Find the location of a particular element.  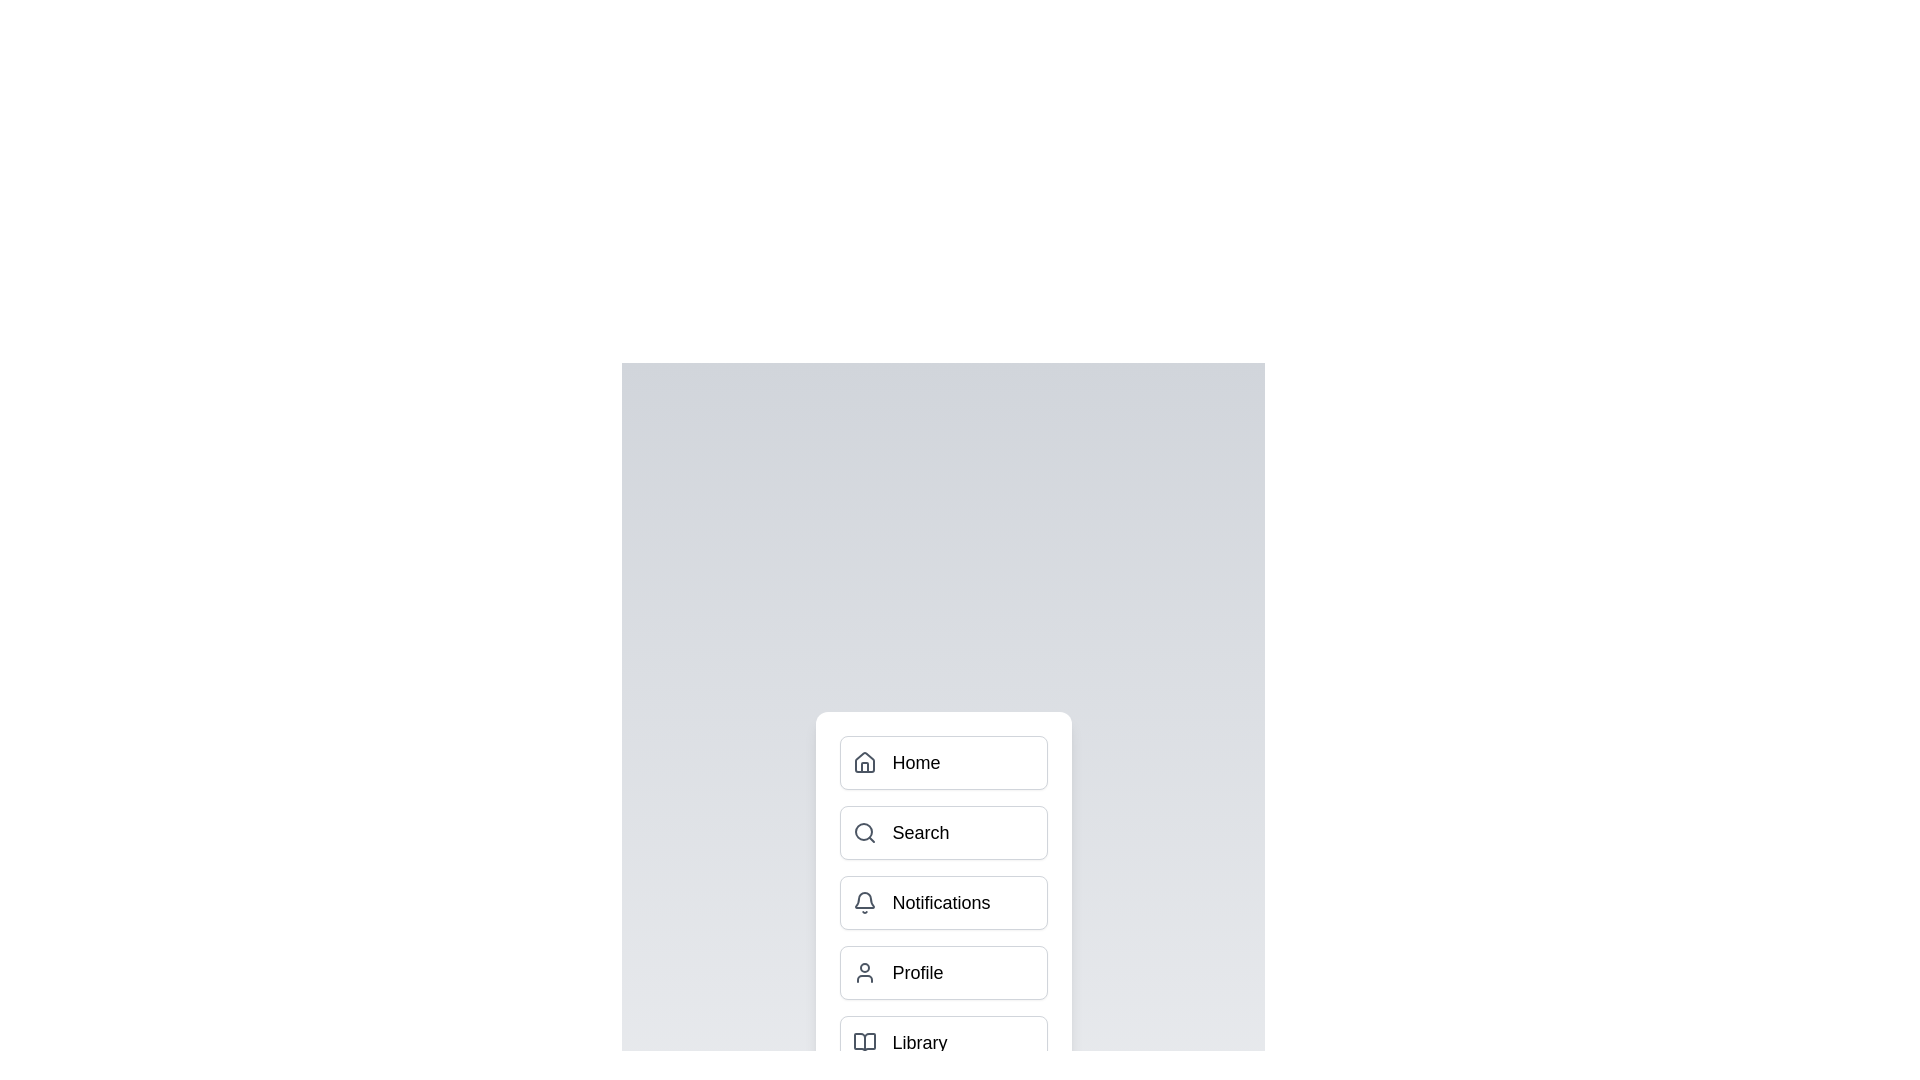

the menu item button labeled Library to toggle its submenu is located at coordinates (942, 1041).